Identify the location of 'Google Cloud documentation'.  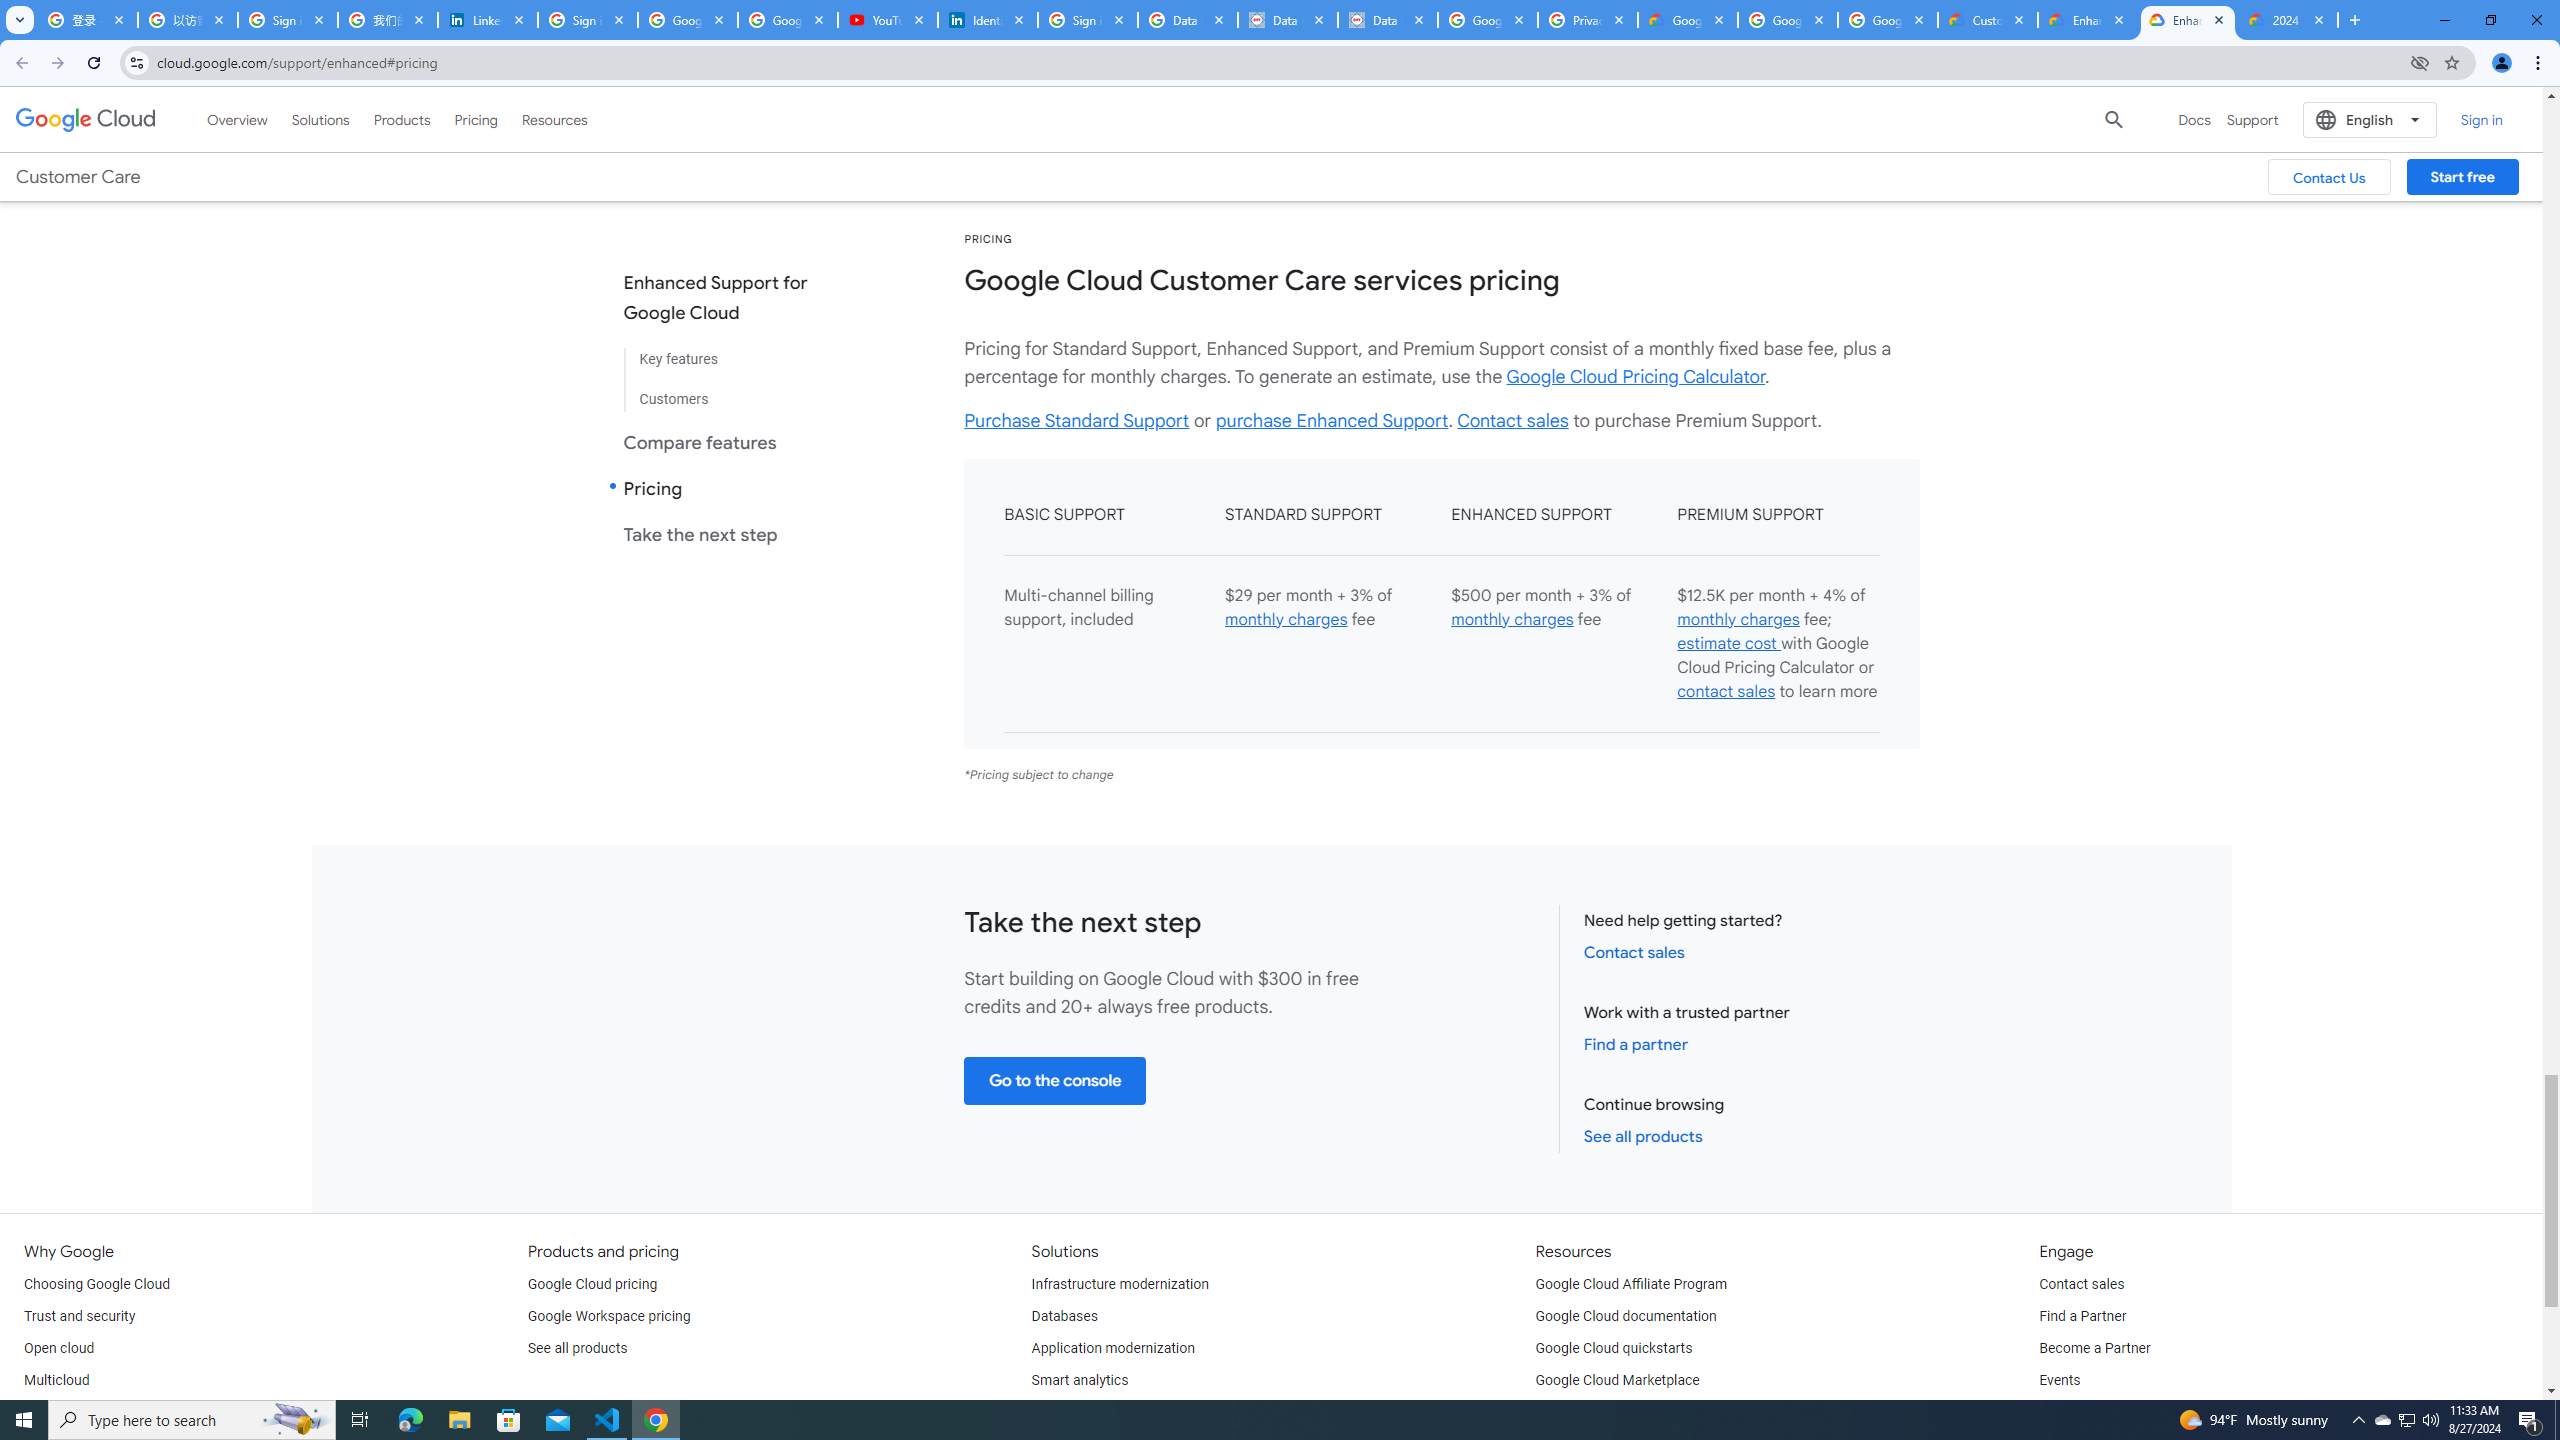
(1626, 1315).